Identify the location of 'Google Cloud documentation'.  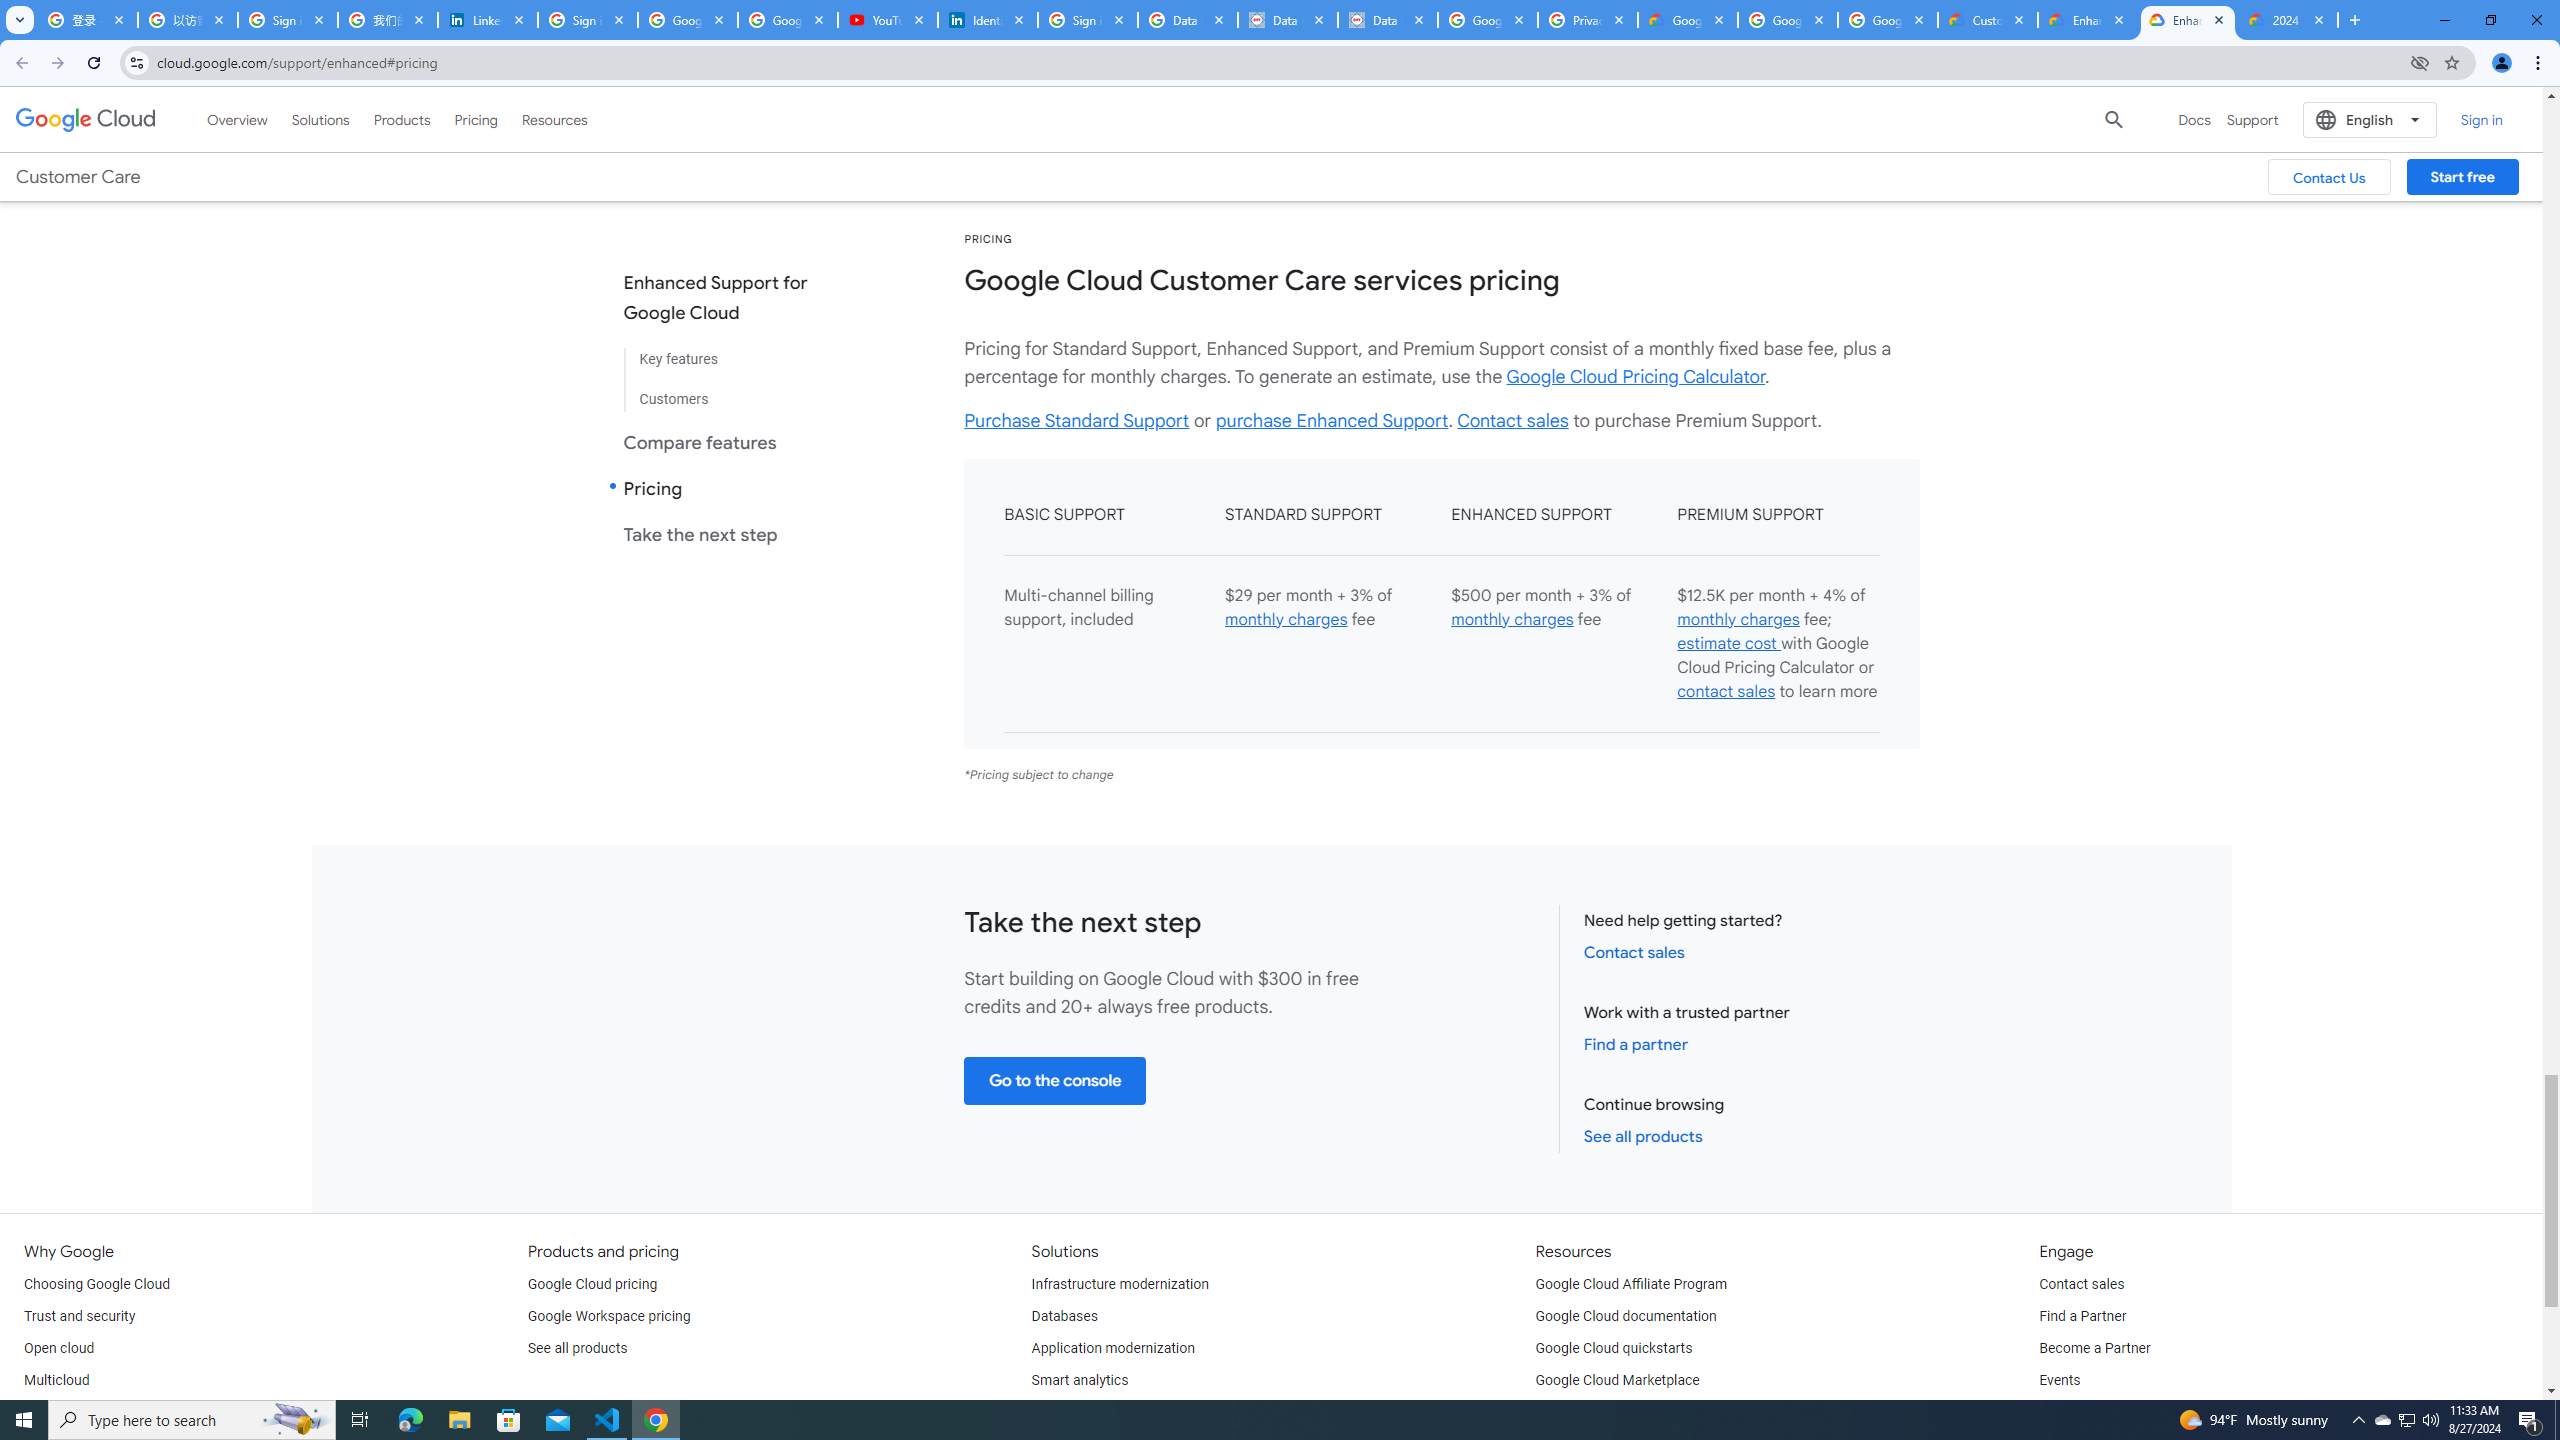
(1626, 1315).